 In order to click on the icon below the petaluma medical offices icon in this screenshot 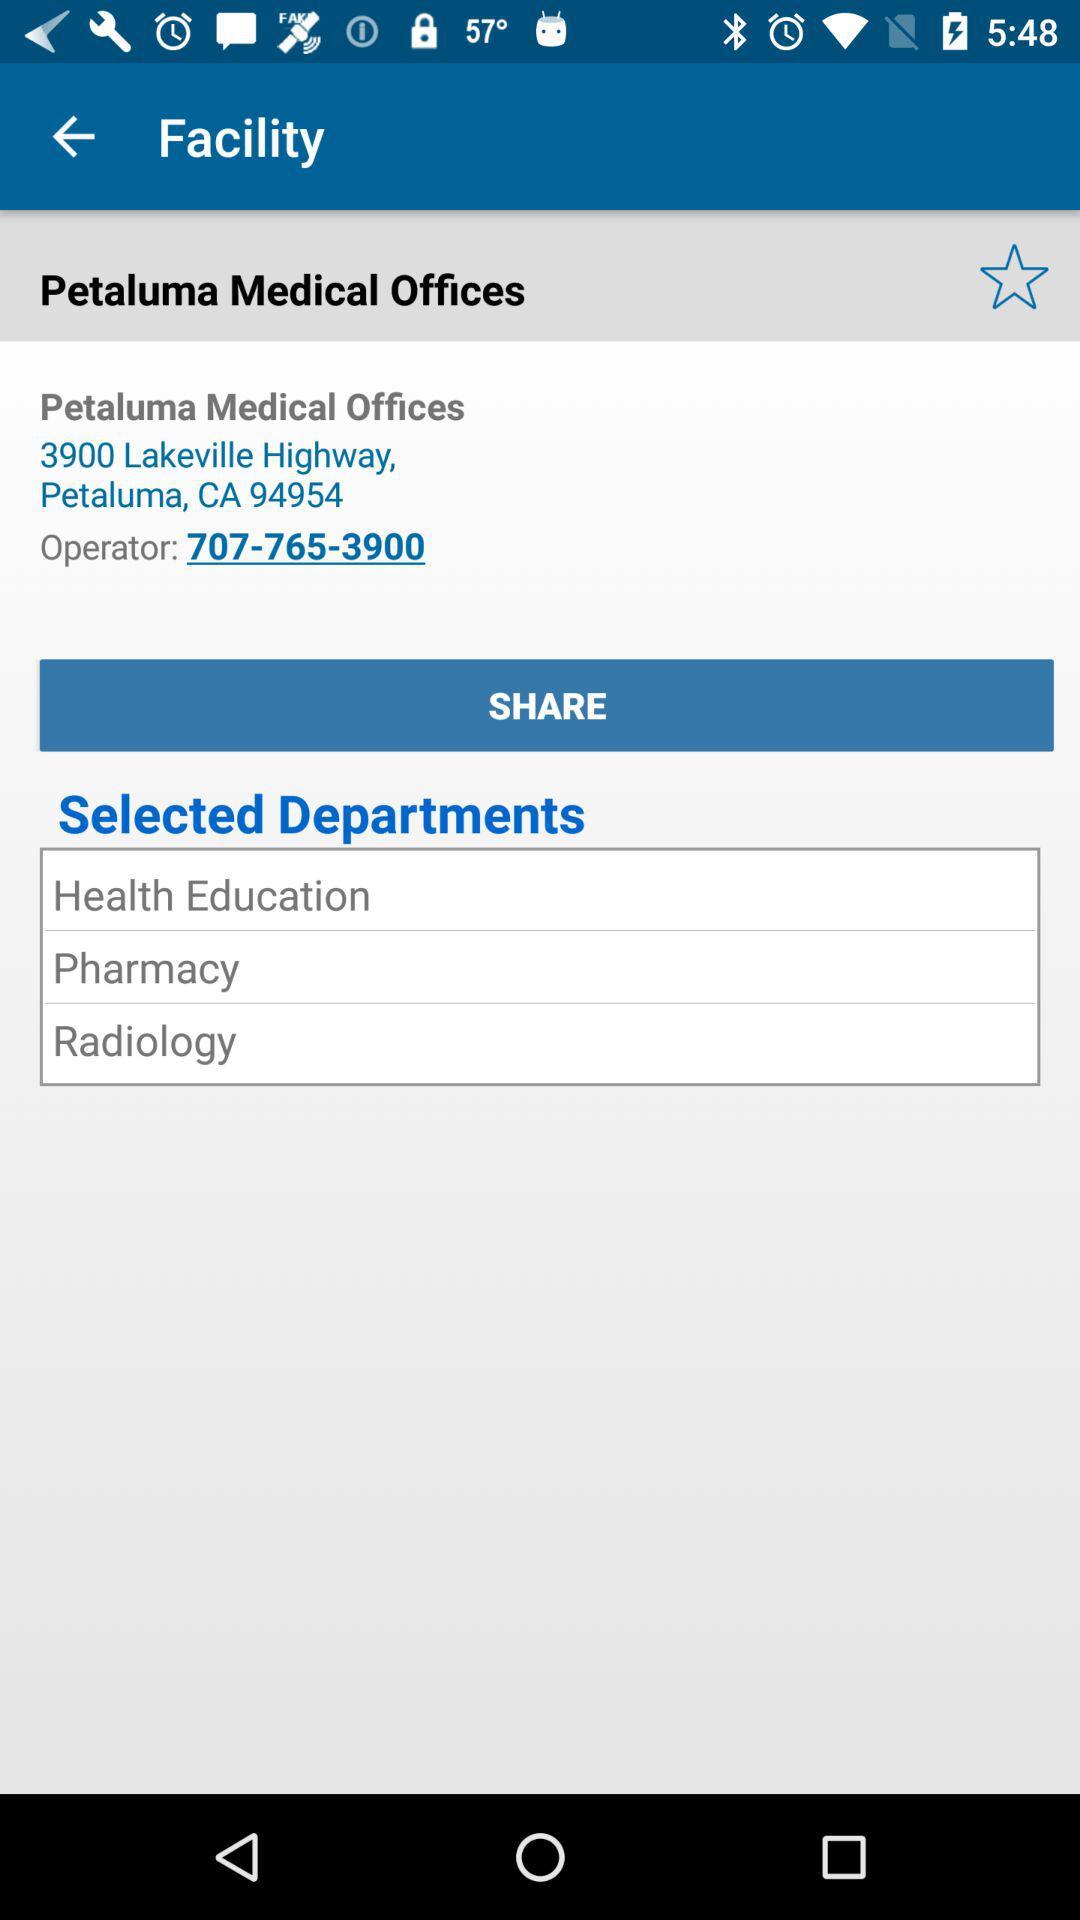, I will do `click(226, 472)`.